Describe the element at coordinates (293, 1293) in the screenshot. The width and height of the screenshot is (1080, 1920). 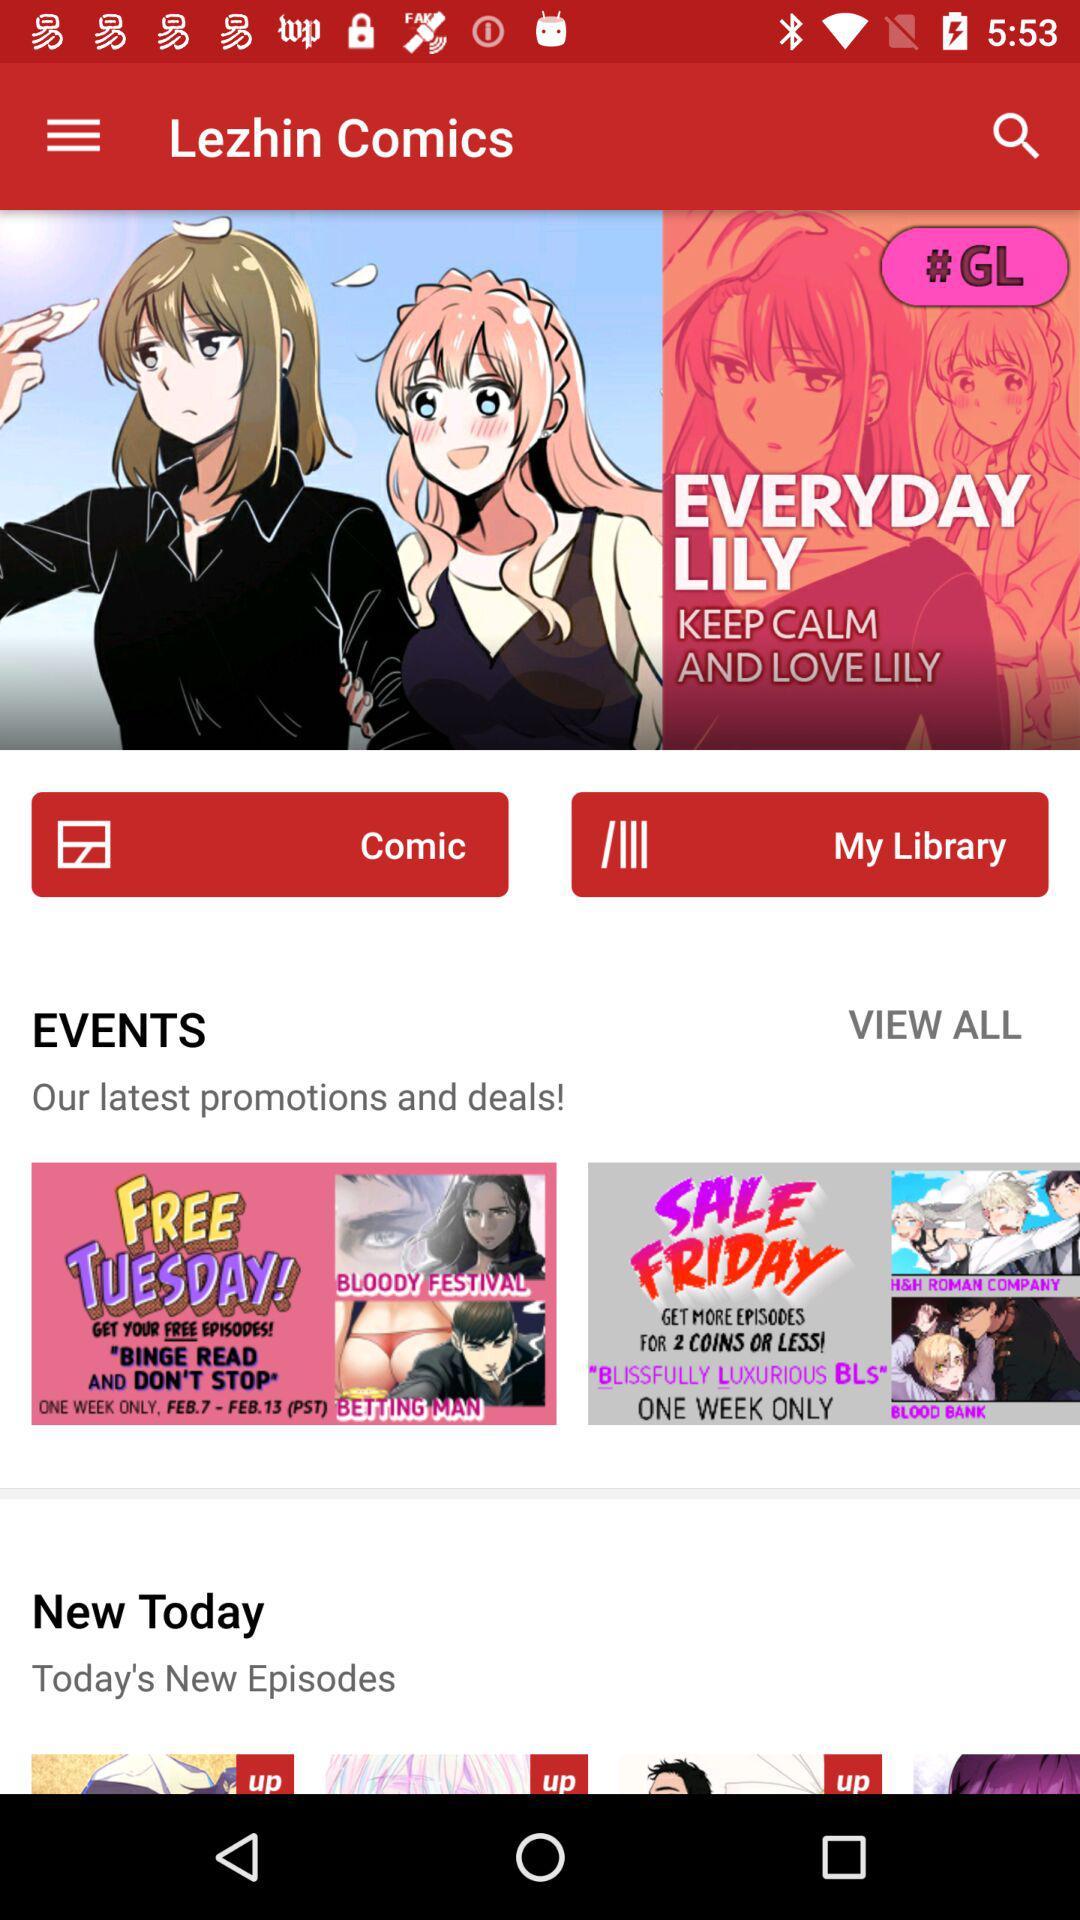
I see `open image related link` at that location.